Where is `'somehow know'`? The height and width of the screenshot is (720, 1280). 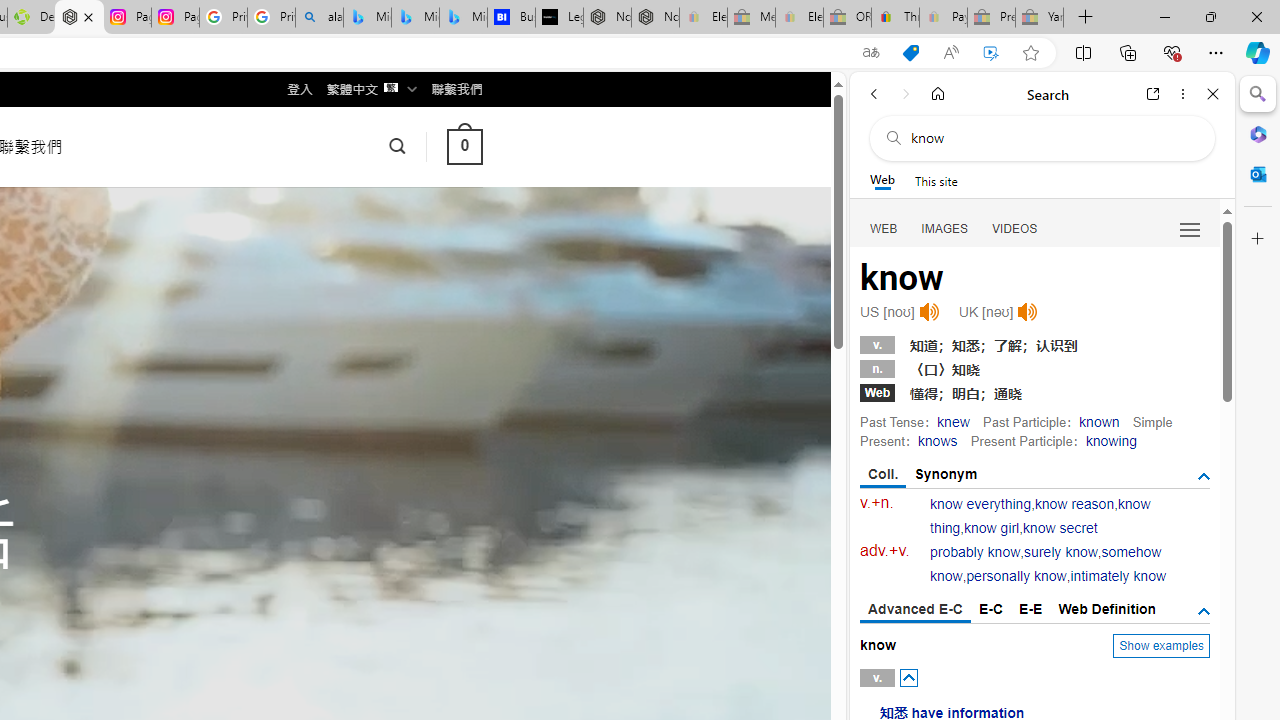
'somehow know' is located at coordinates (1045, 564).